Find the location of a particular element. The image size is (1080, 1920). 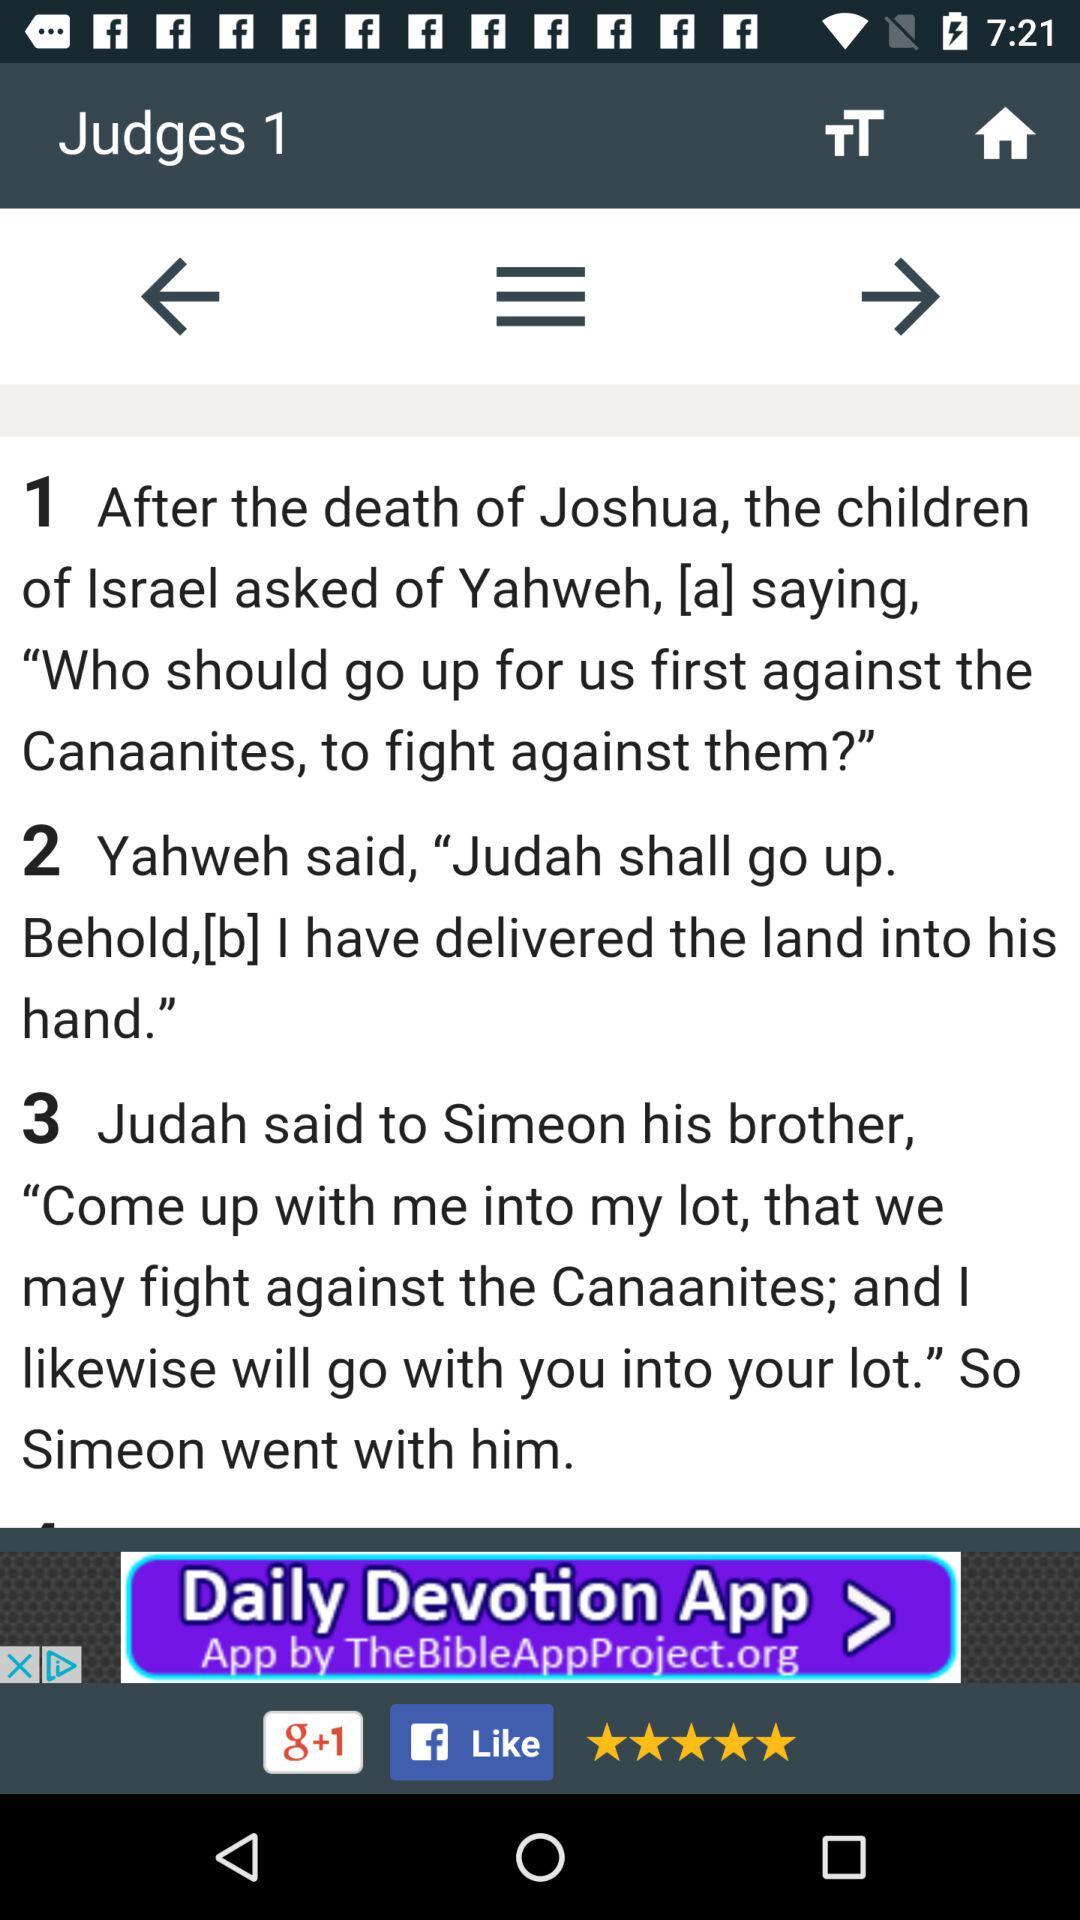

the advertisement is located at coordinates (540, 1617).